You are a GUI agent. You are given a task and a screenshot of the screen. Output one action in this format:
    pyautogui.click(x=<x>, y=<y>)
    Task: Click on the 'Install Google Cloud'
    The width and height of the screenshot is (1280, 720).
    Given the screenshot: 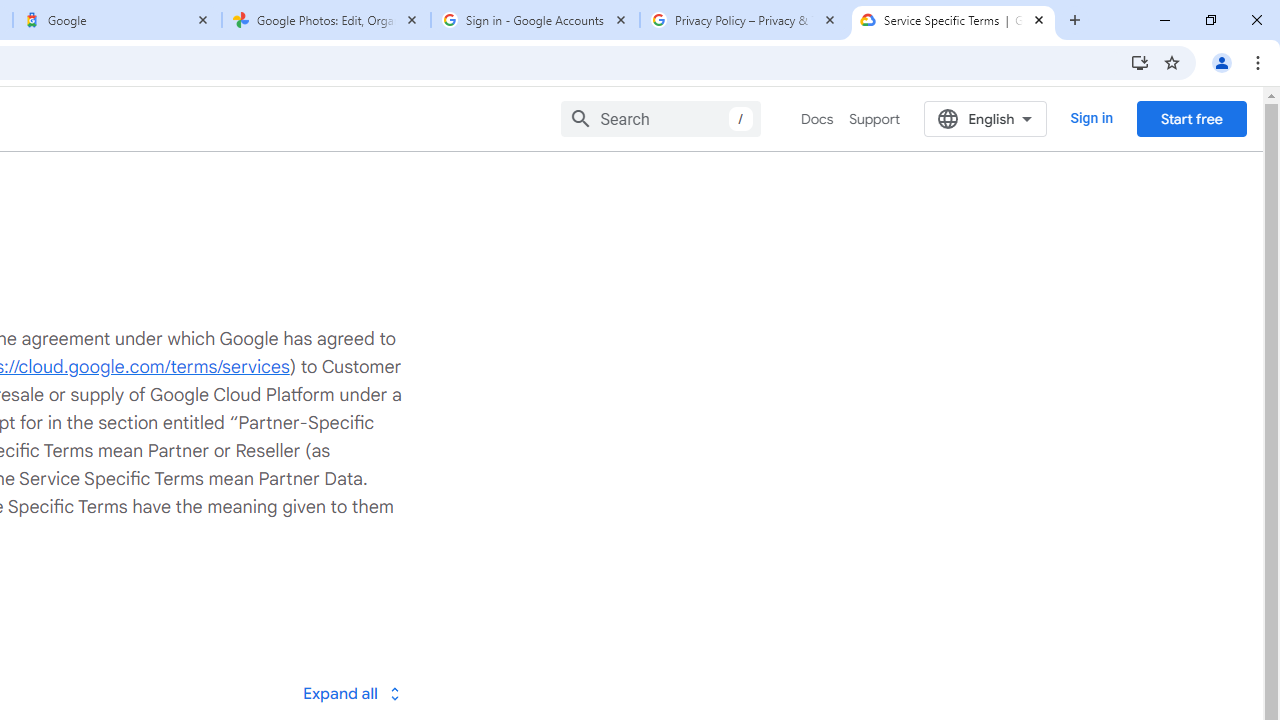 What is the action you would take?
    pyautogui.click(x=1139, y=61)
    